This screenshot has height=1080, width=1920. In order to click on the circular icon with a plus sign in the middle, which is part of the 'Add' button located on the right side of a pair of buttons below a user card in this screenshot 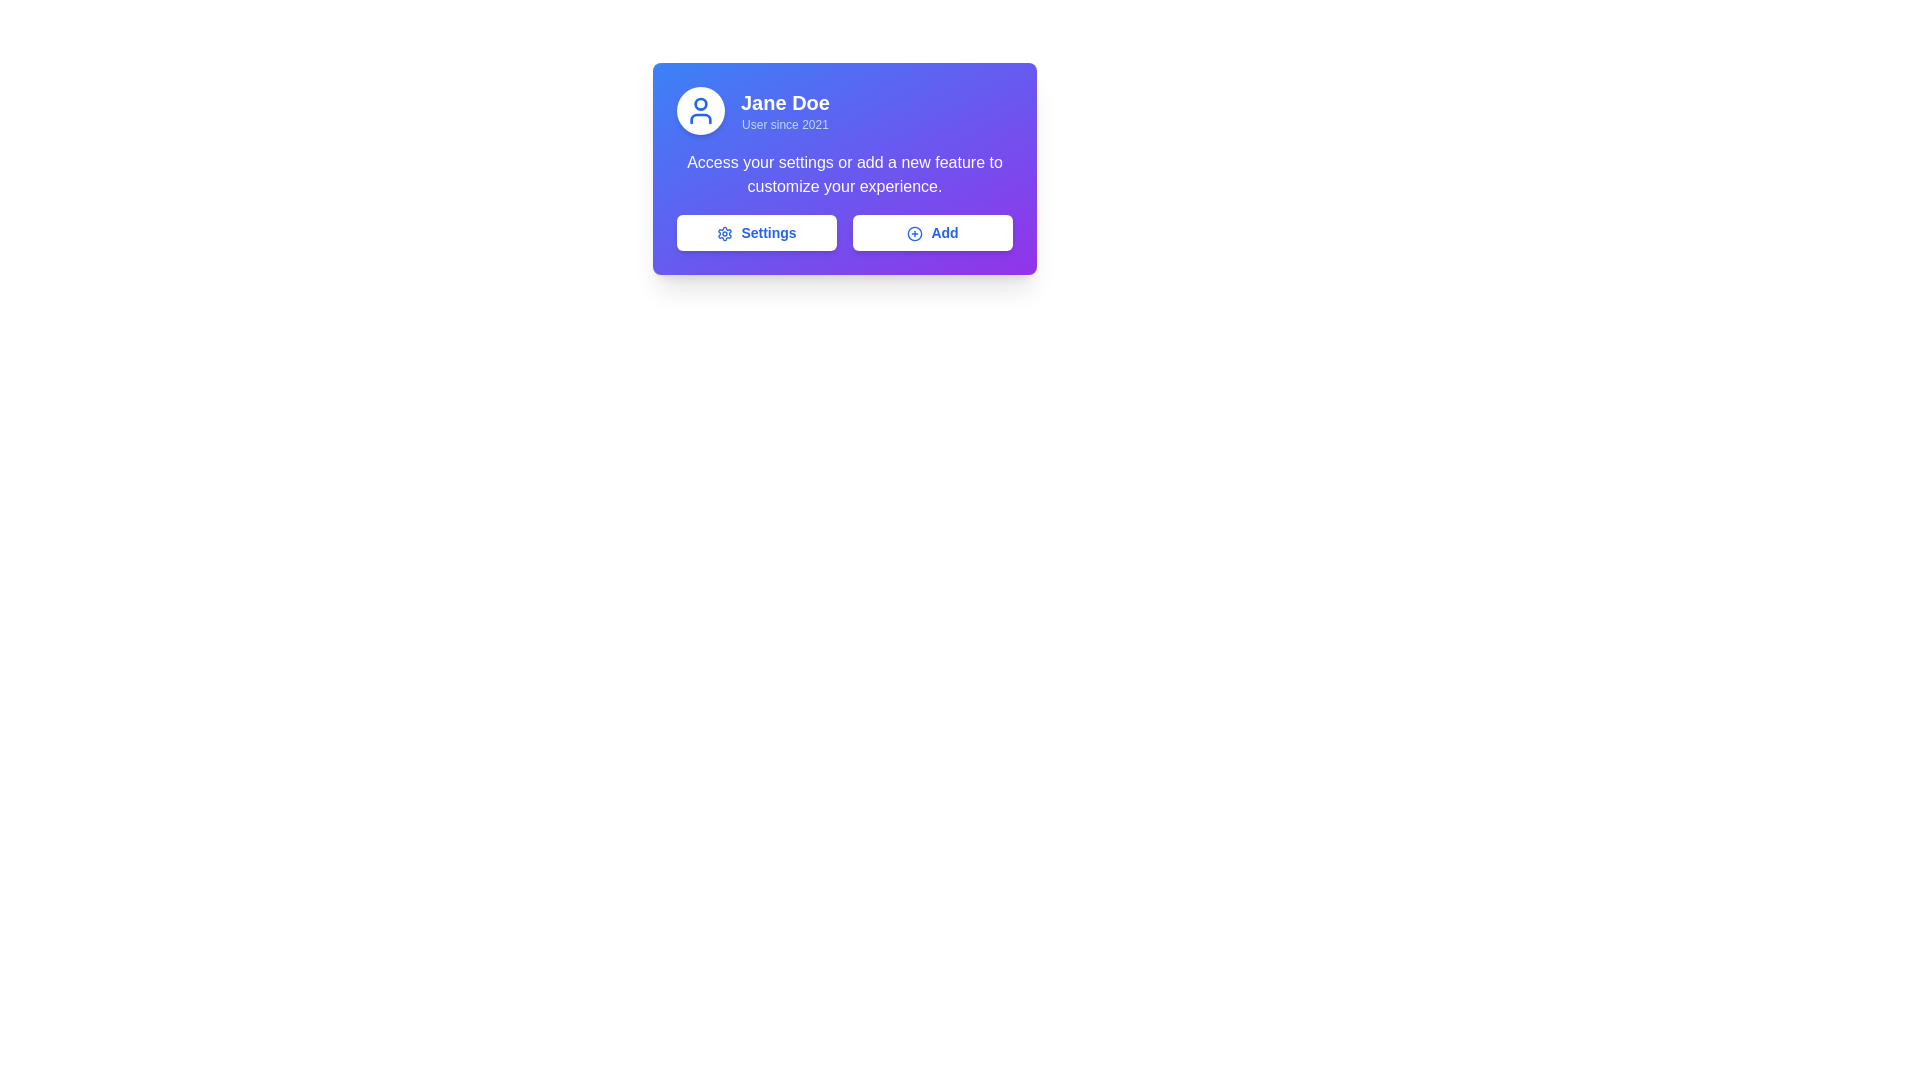, I will do `click(914, 233)`.